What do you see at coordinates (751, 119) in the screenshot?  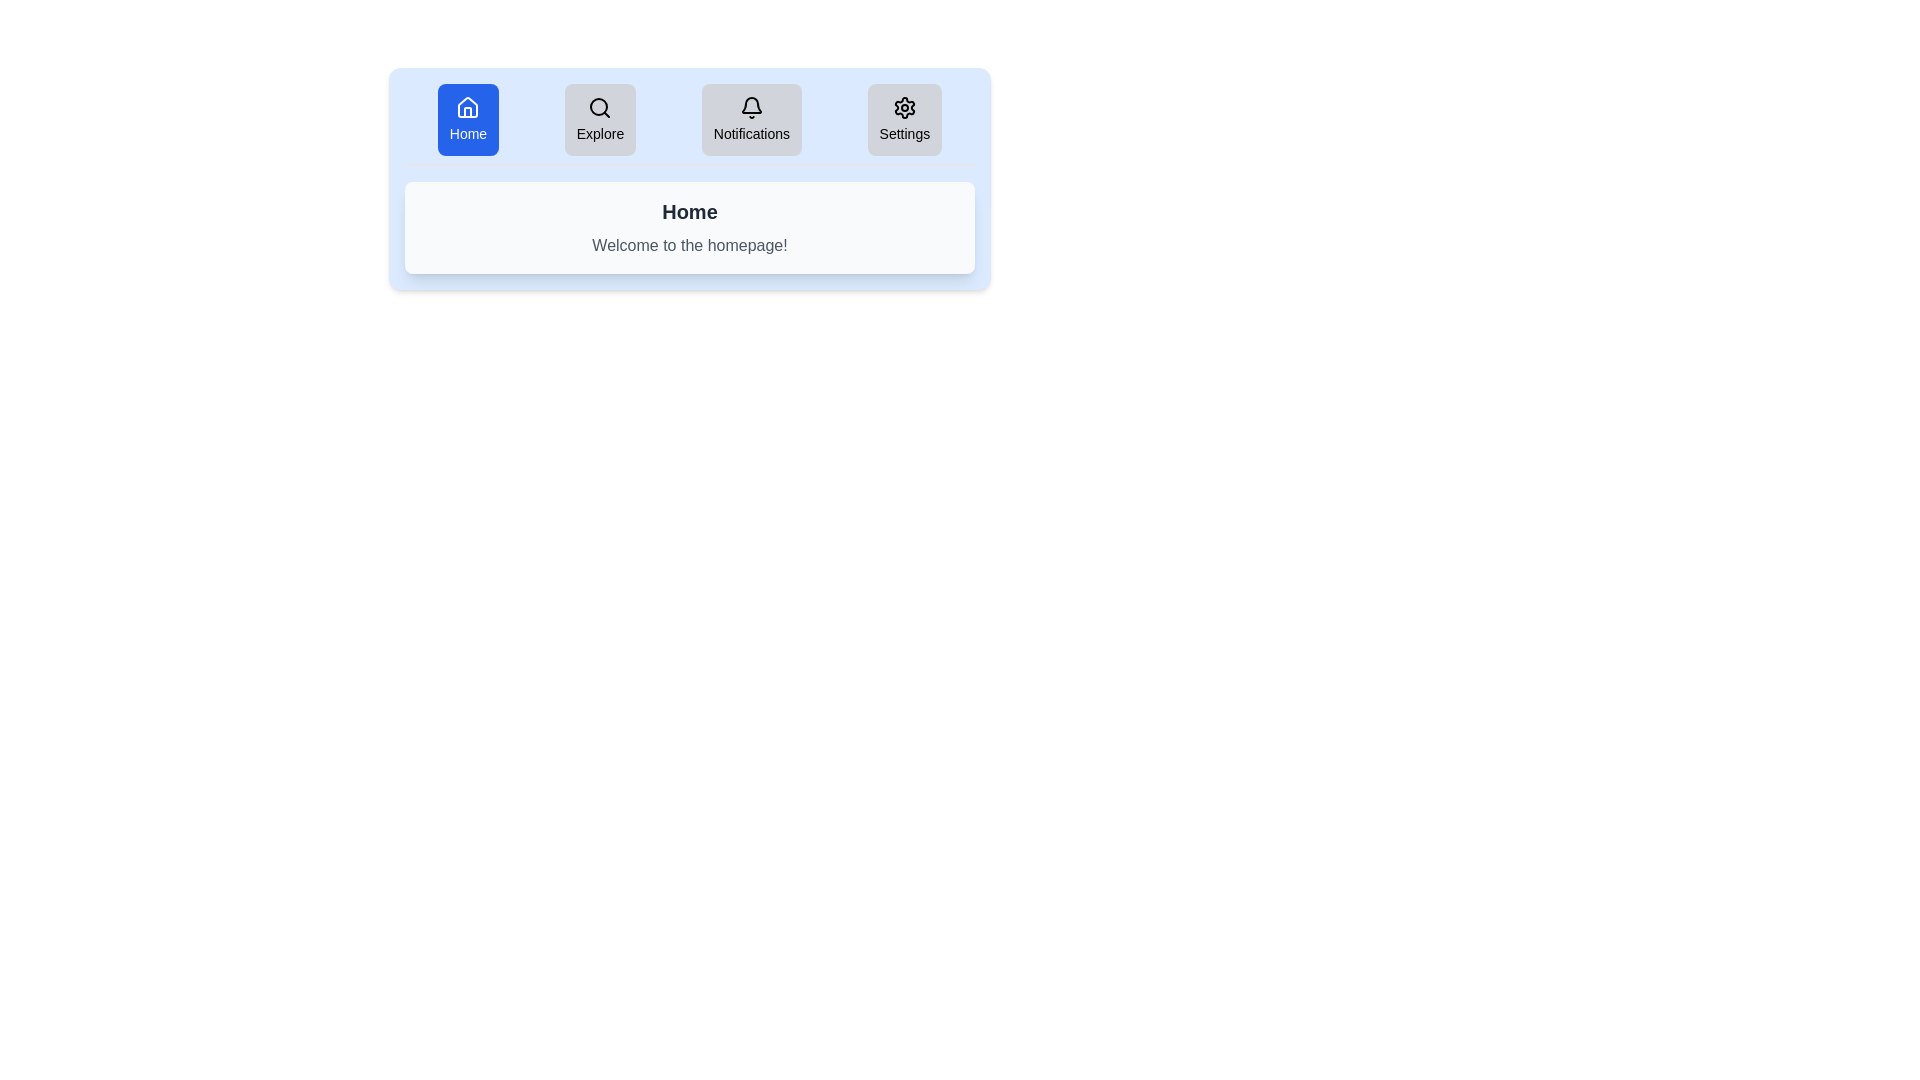 I see `the tab button labeled Notifications` at bounding box center [751, 119].